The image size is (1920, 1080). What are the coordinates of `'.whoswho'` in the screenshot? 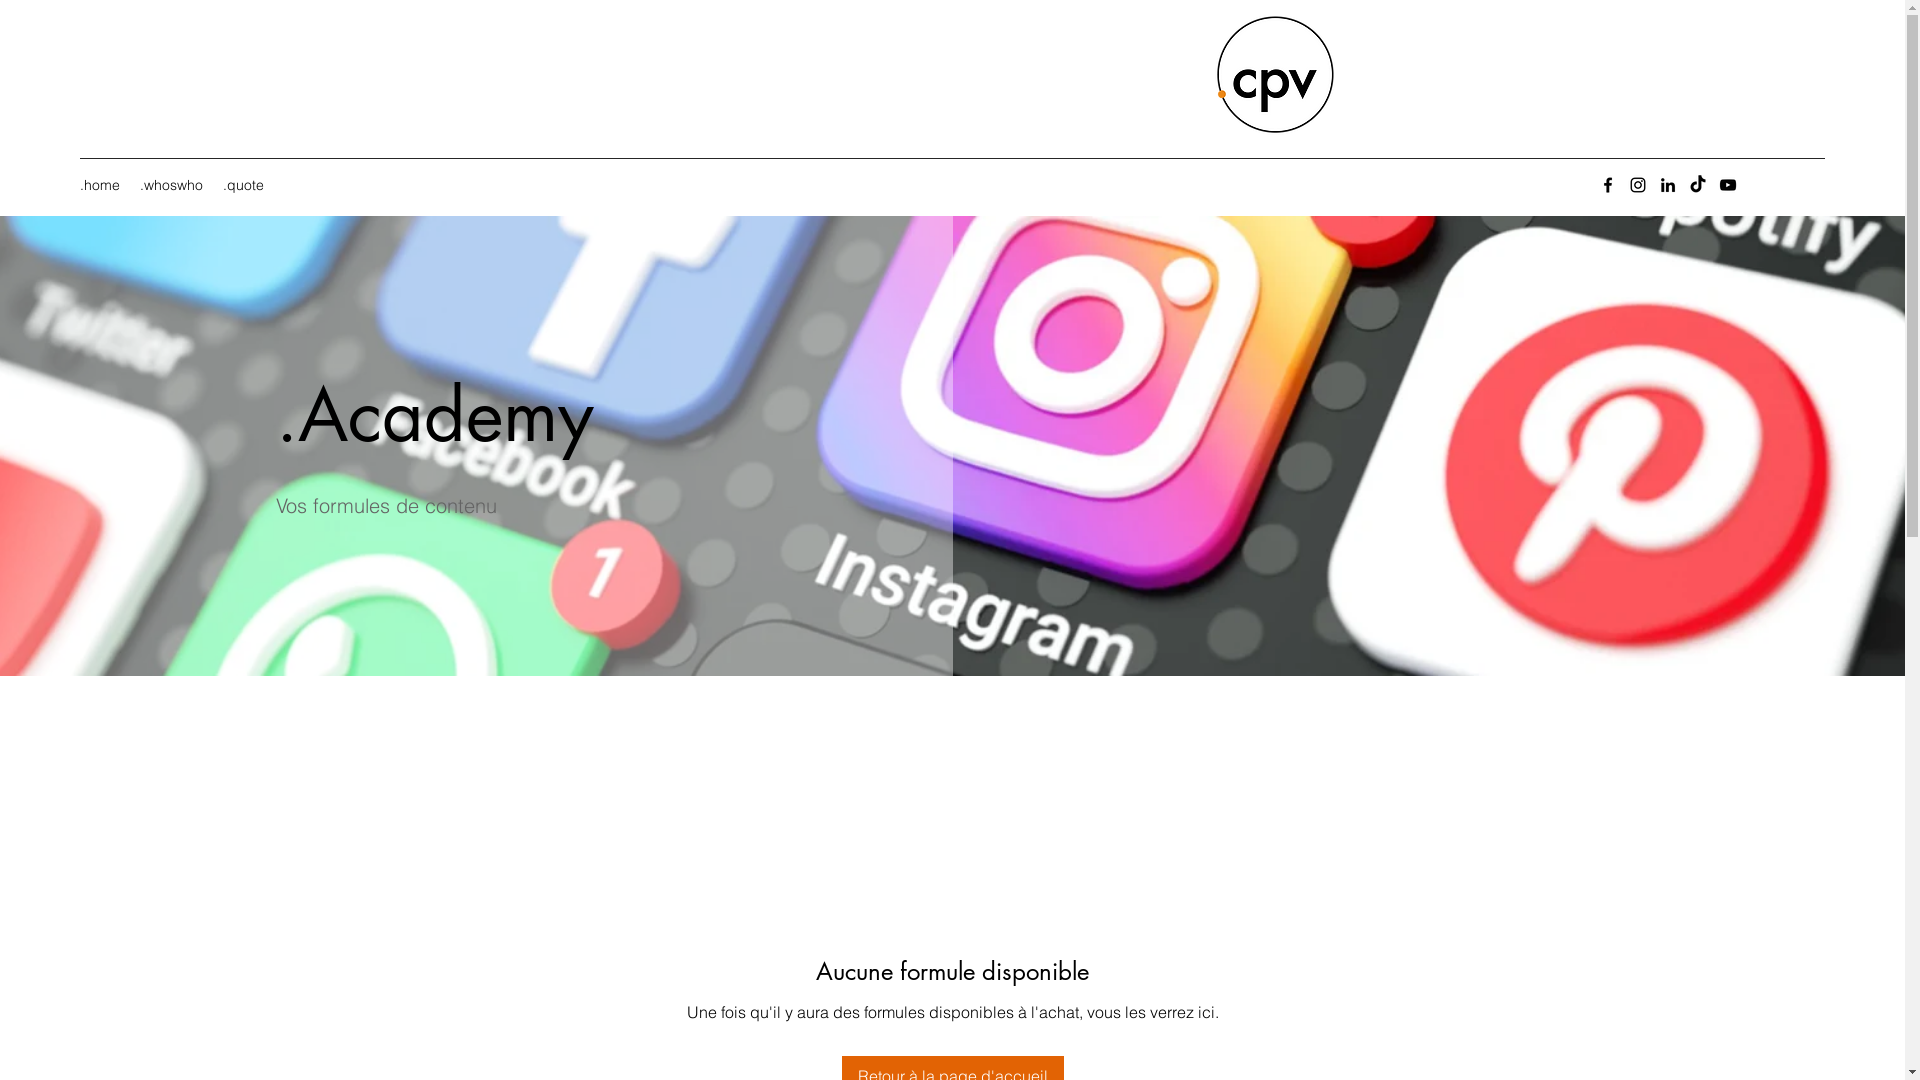 It's located at (171, 185).